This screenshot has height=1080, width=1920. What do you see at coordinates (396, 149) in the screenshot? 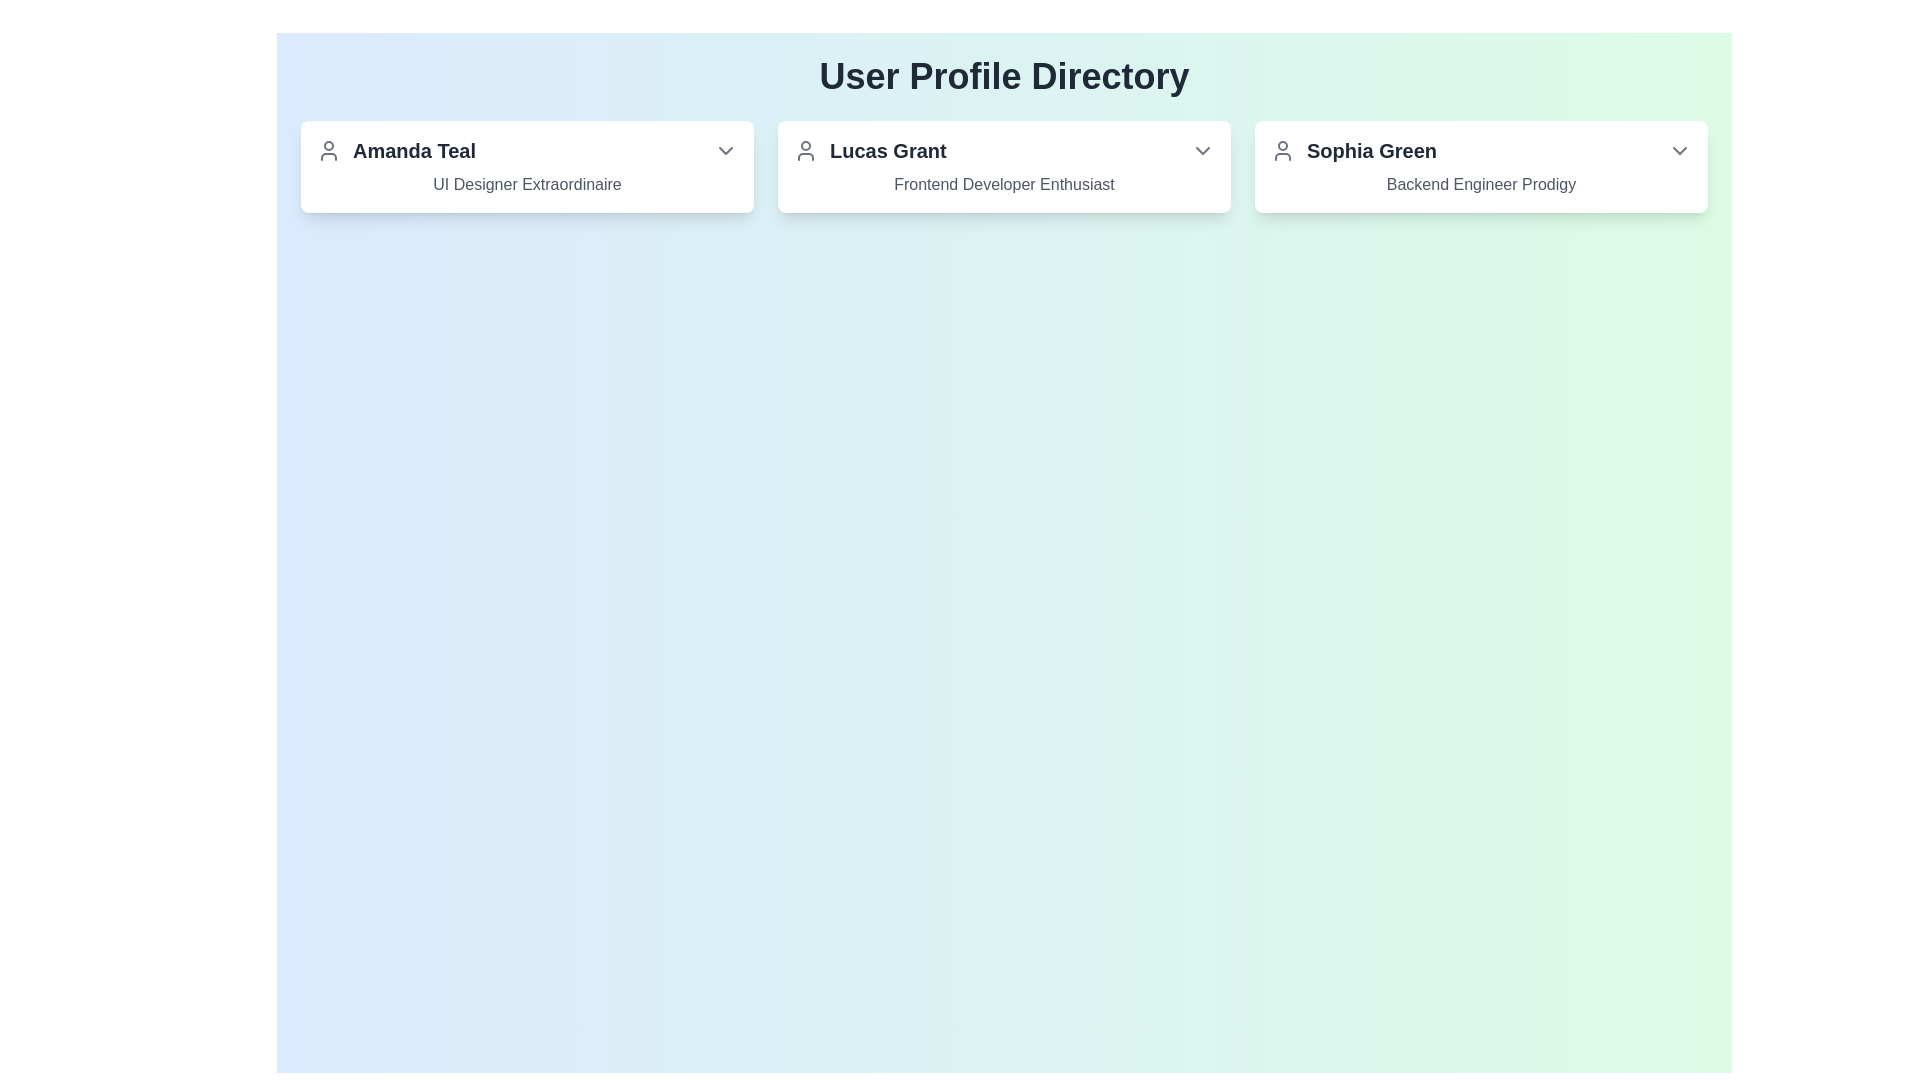
I see `text label indicating the name 'Amanda Teal' located at the top-left corner of the user profile card` at bounding box center [396, 149].